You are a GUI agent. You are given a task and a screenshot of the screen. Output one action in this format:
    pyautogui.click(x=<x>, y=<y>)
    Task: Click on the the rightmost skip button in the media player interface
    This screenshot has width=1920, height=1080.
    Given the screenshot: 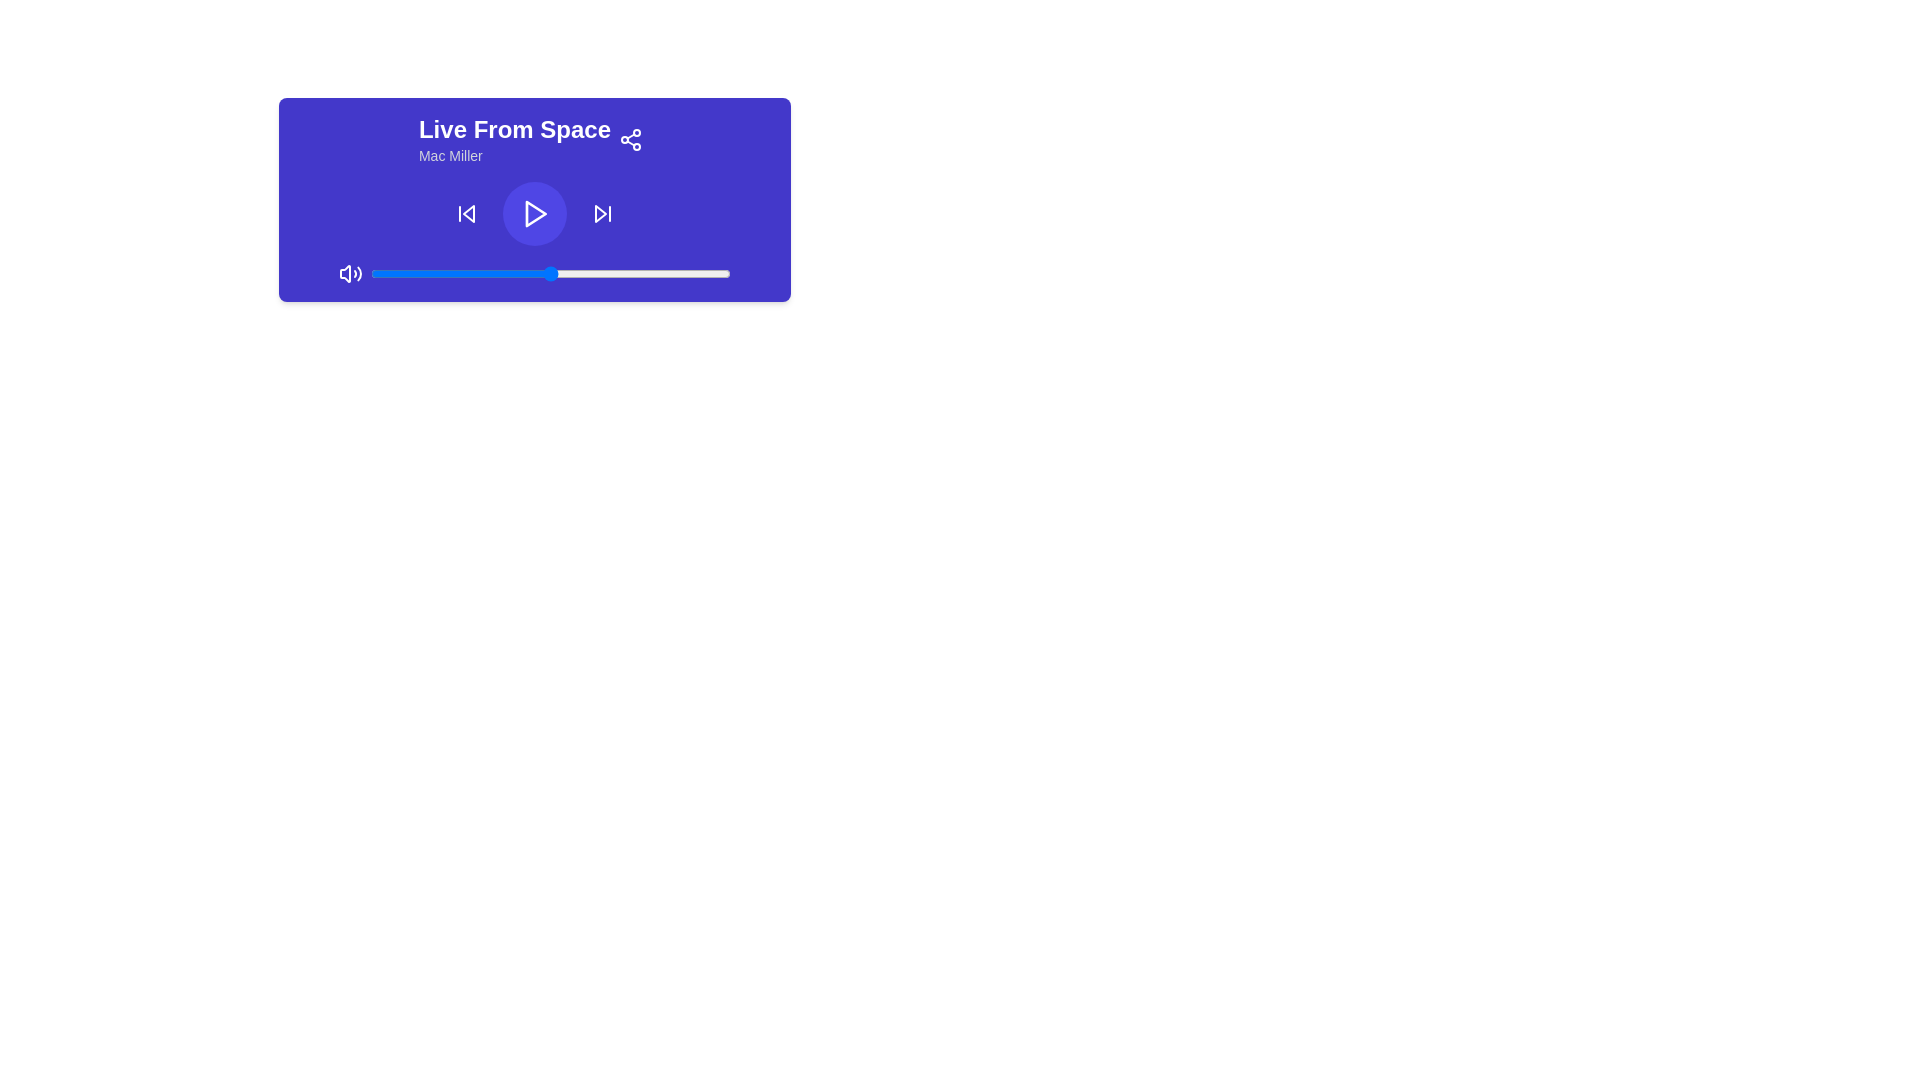 What is the action you would take?
    pyautogui.click(x=602, y=213)
    